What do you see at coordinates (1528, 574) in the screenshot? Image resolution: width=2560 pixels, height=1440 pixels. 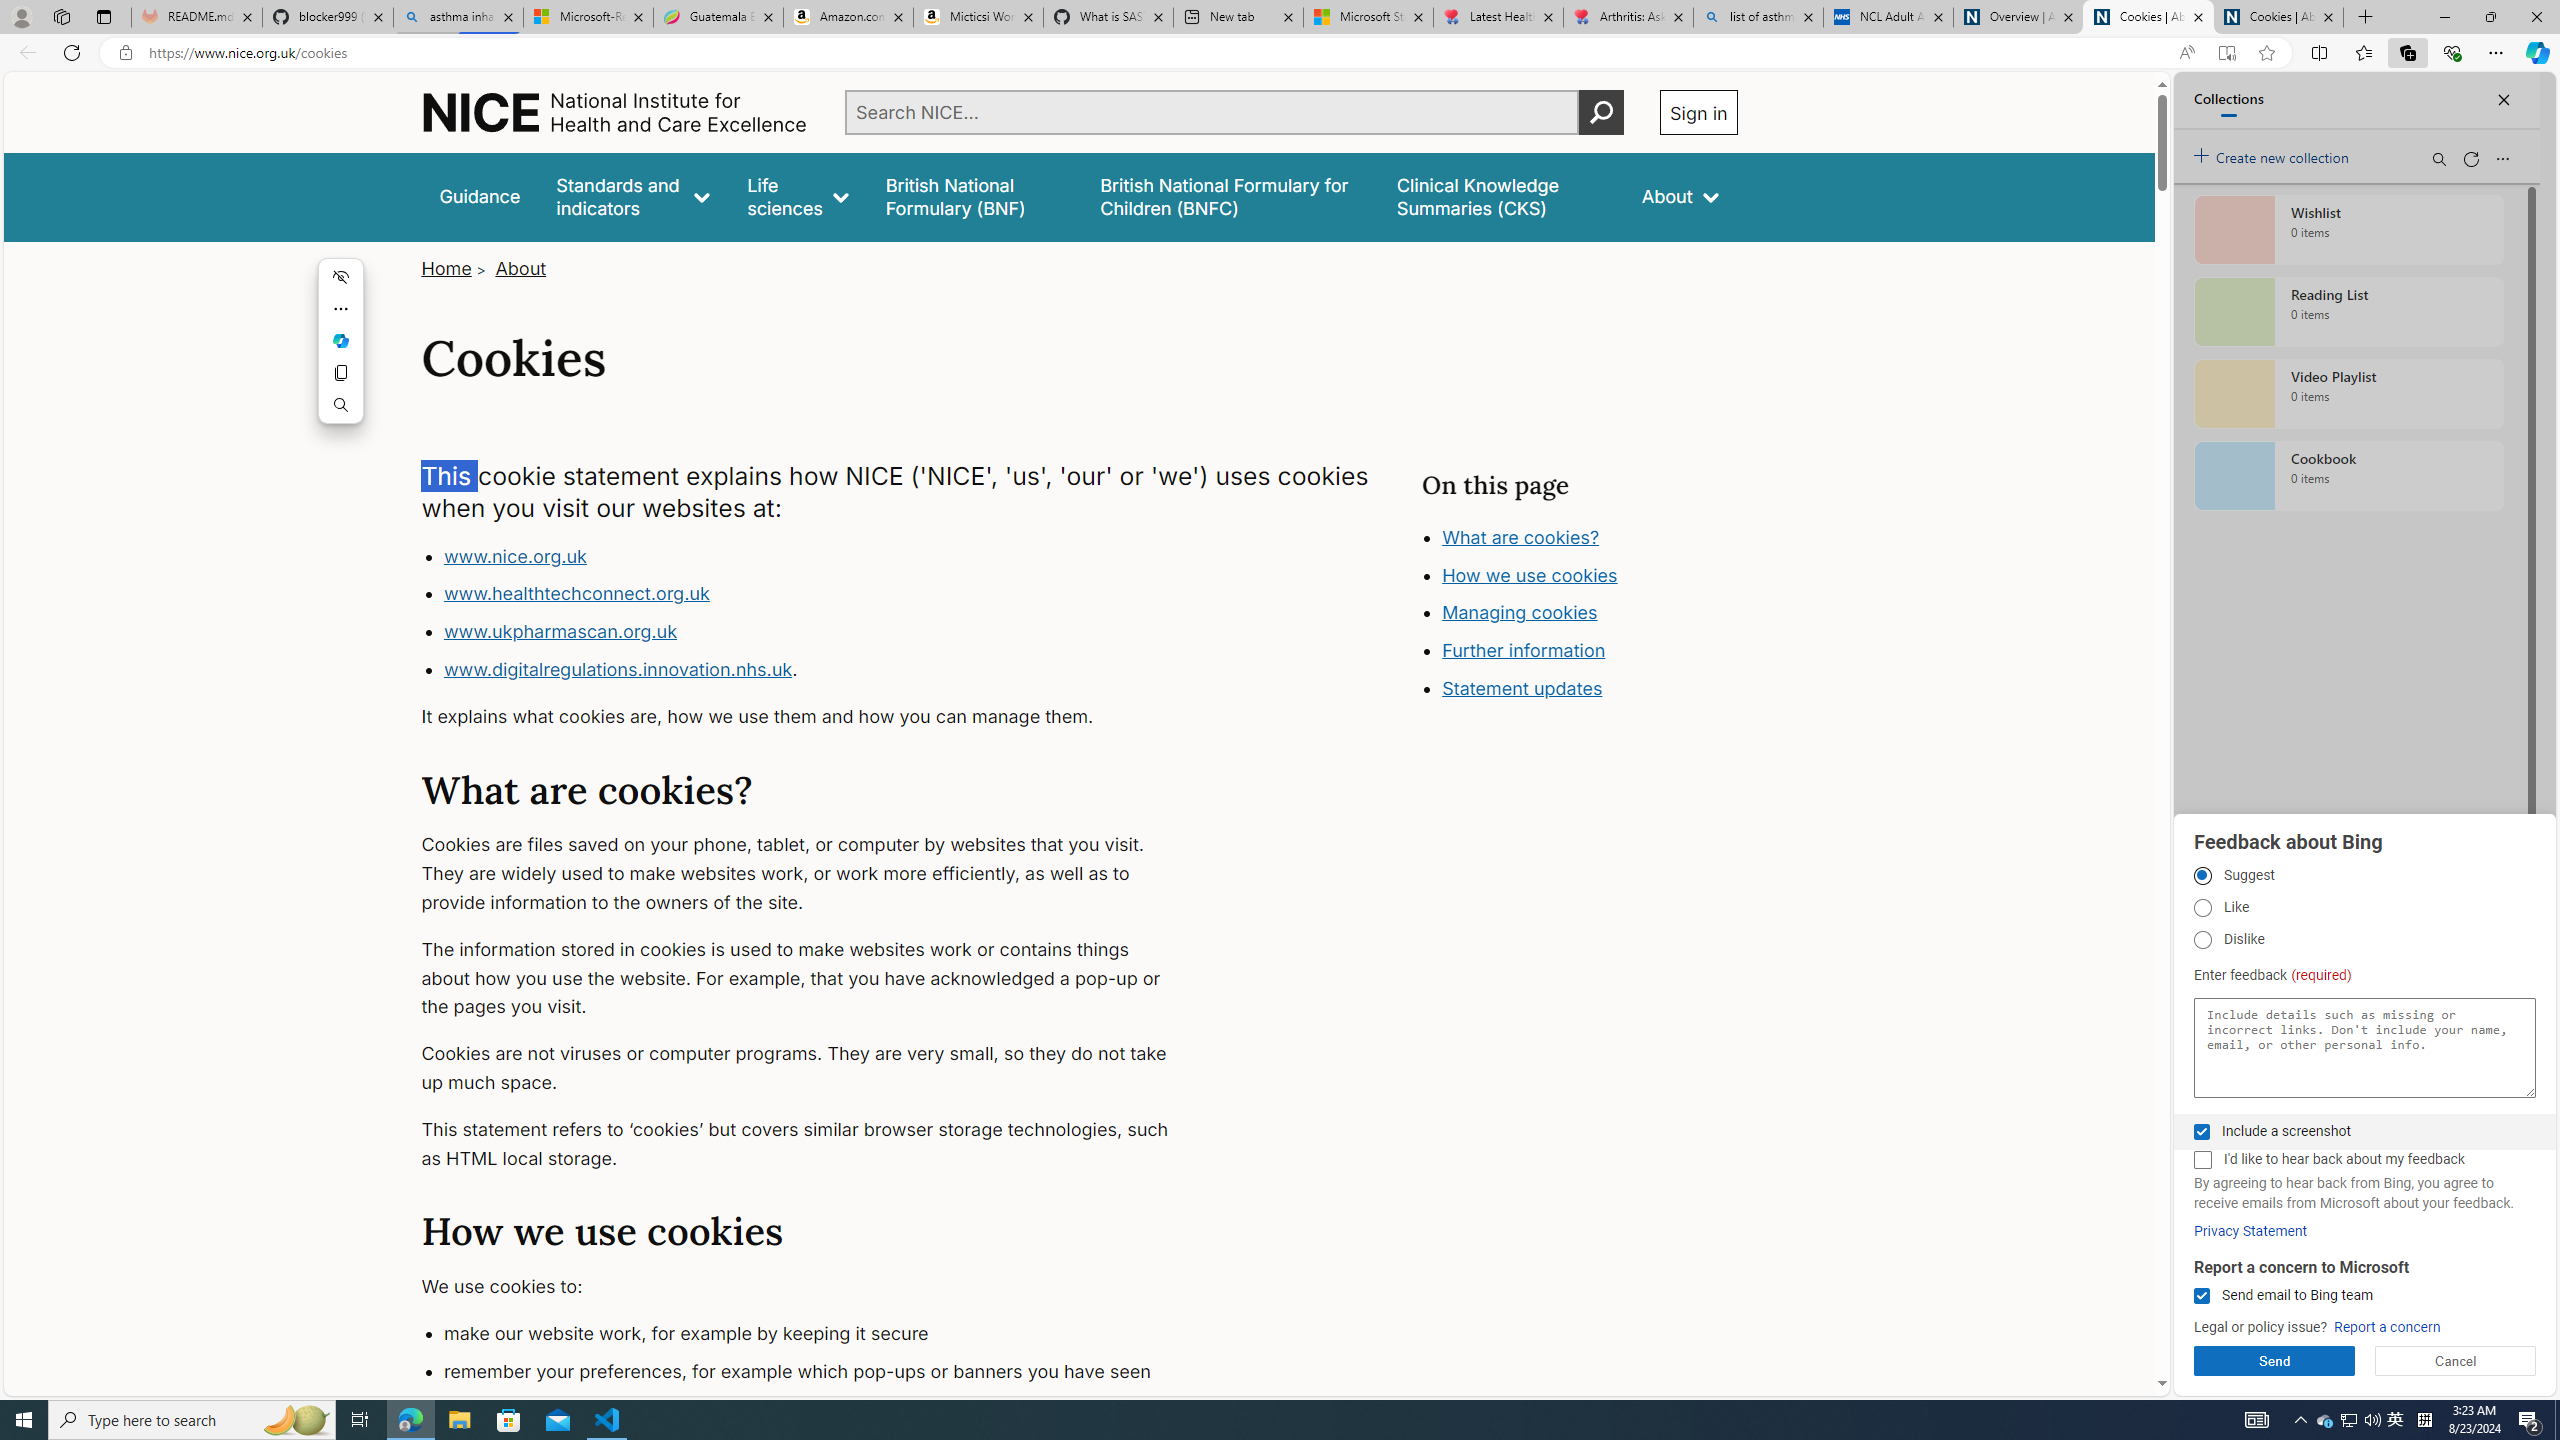 I see `'How we use cookies'` at bounding box center [1528, 574].